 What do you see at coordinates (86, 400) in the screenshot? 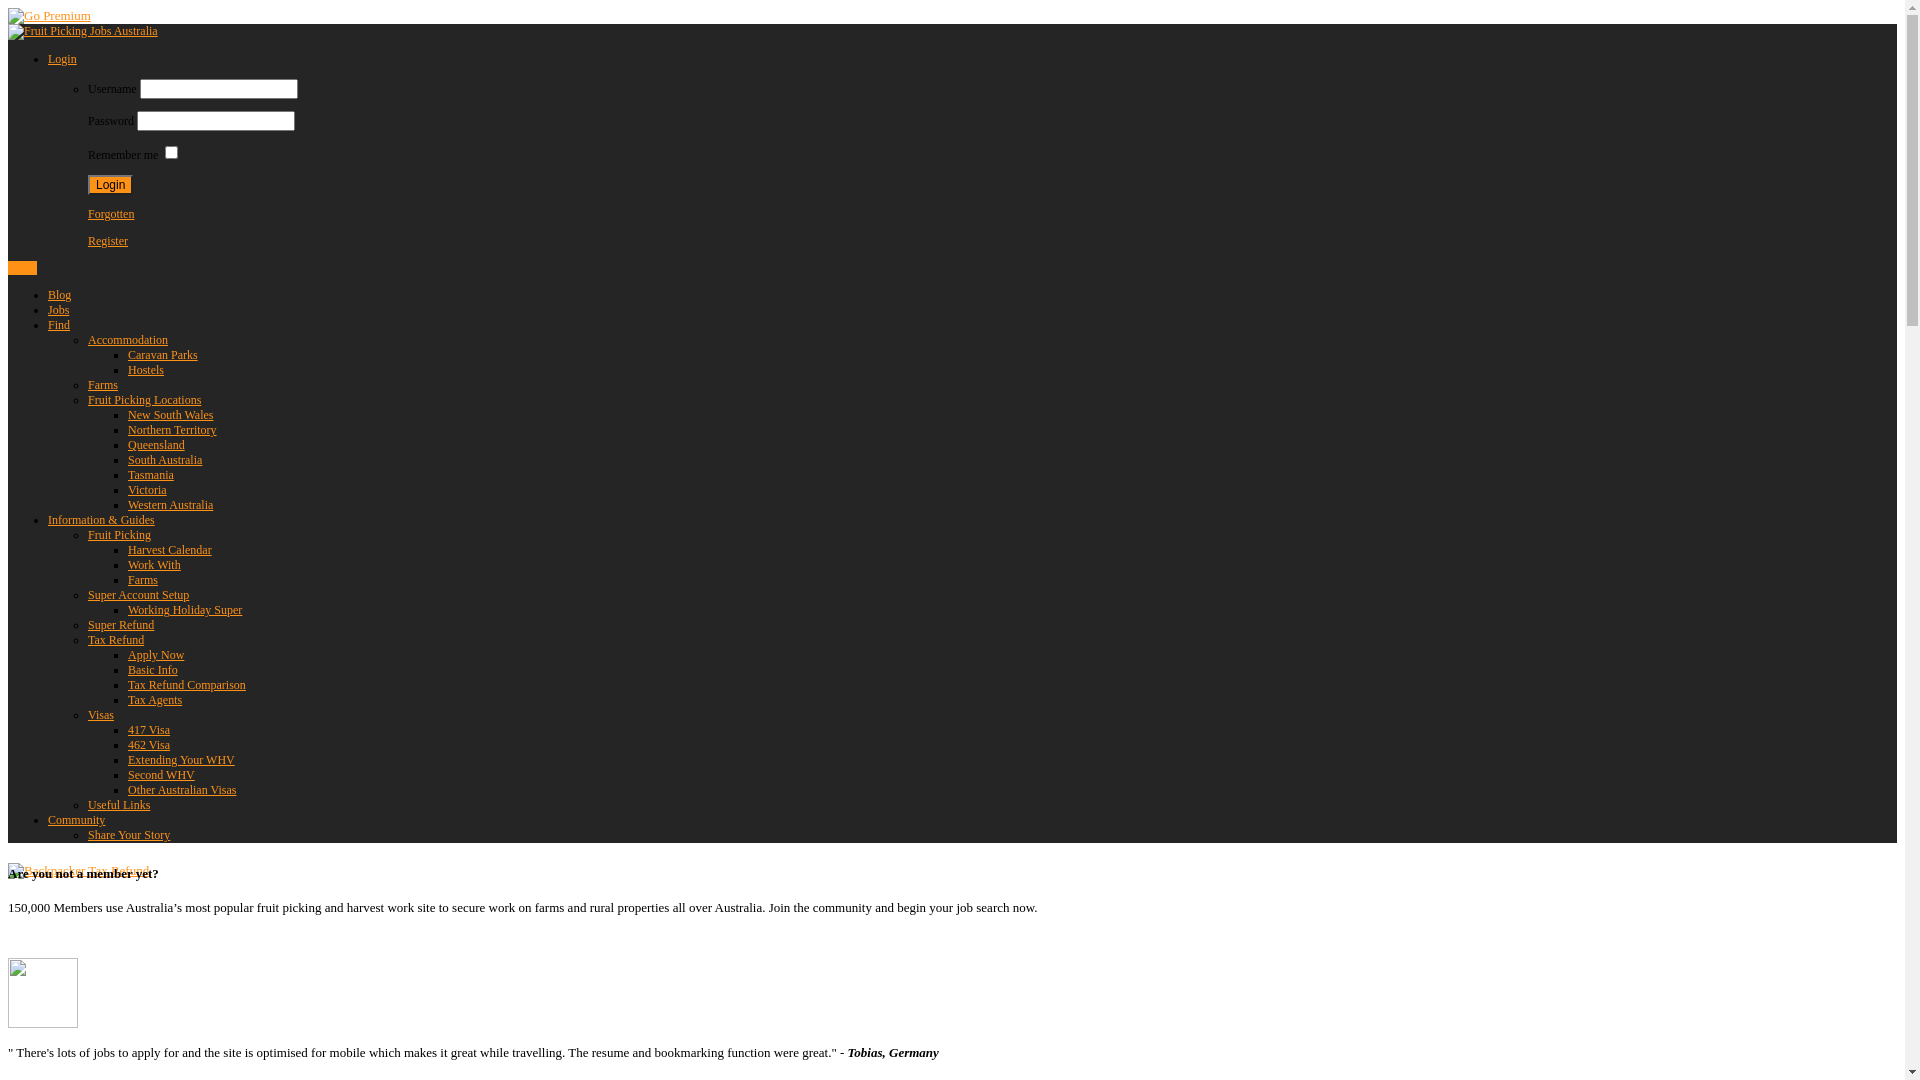
I see `'Fruit Picking Locations'` at bounding box center [86, 400].